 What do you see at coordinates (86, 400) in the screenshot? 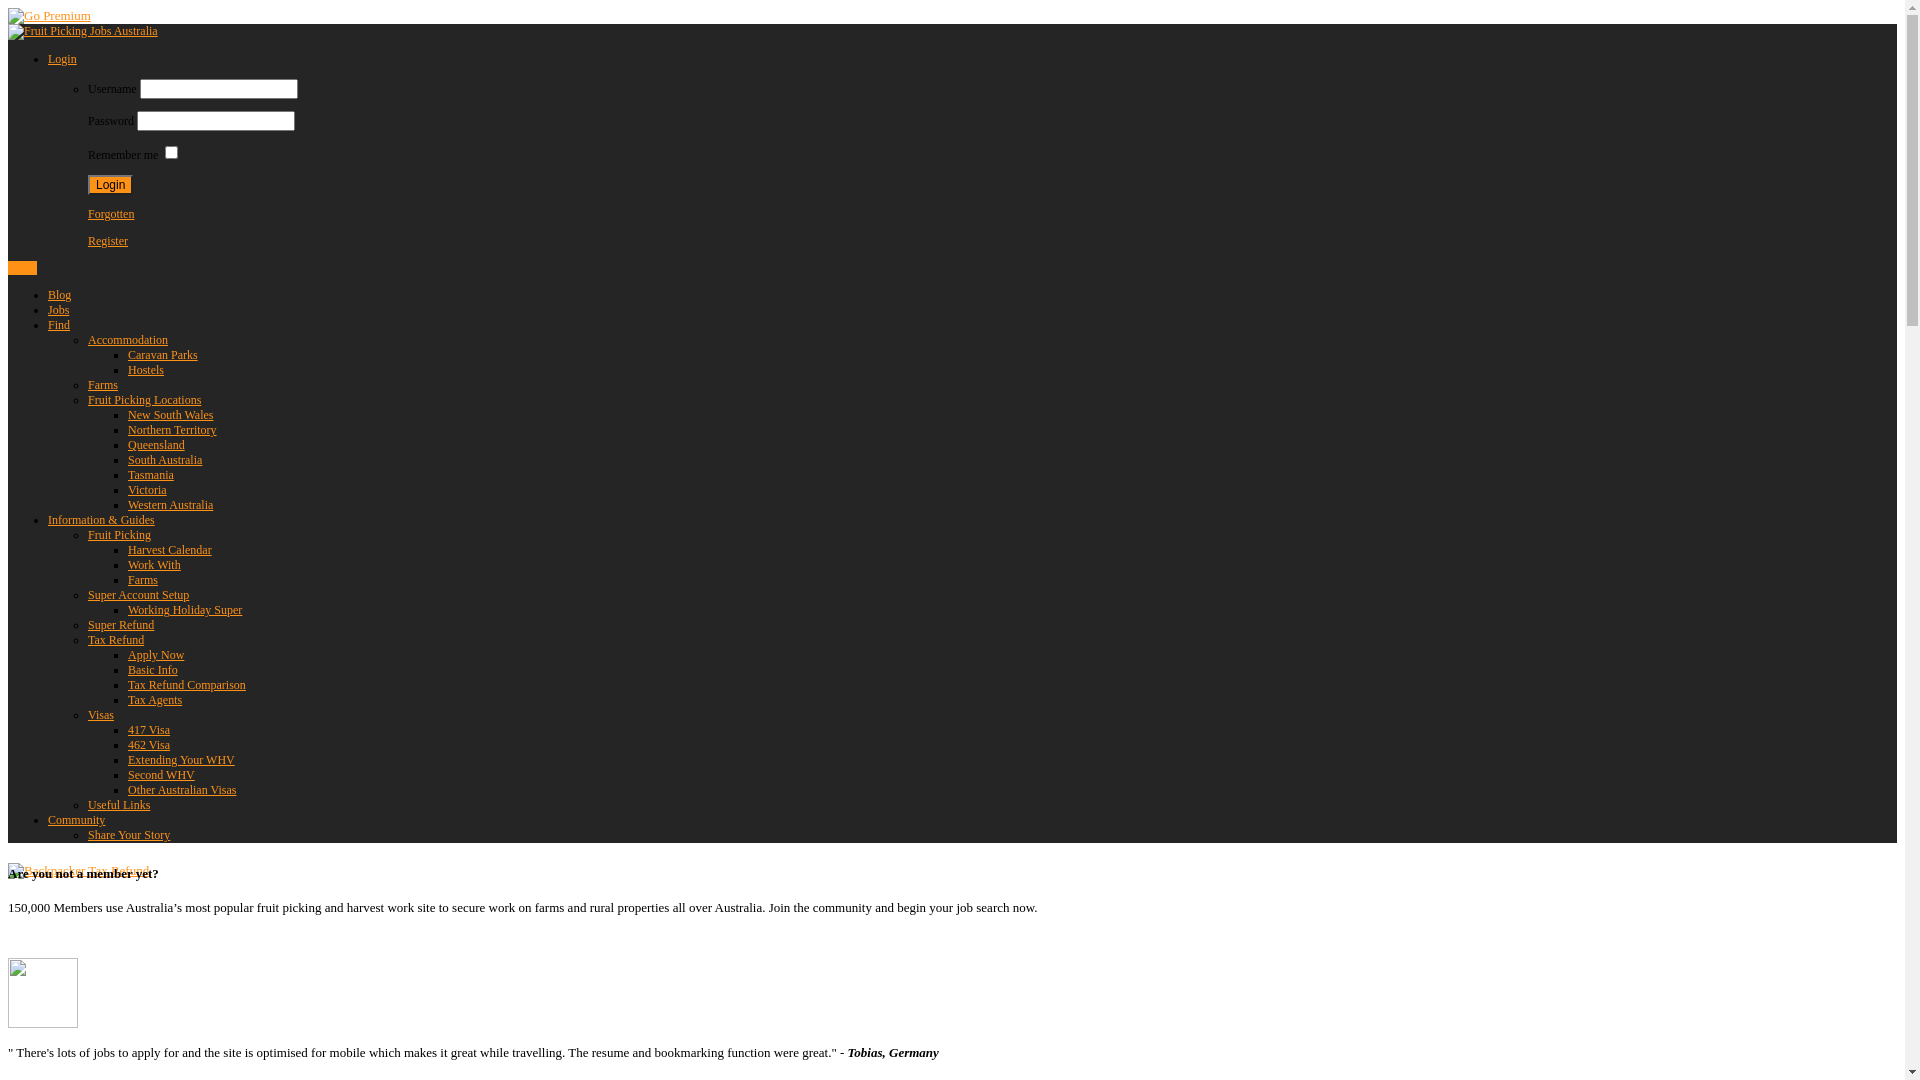
I see `'Fruit Picking Locations'` at bounding box center [86, 400].